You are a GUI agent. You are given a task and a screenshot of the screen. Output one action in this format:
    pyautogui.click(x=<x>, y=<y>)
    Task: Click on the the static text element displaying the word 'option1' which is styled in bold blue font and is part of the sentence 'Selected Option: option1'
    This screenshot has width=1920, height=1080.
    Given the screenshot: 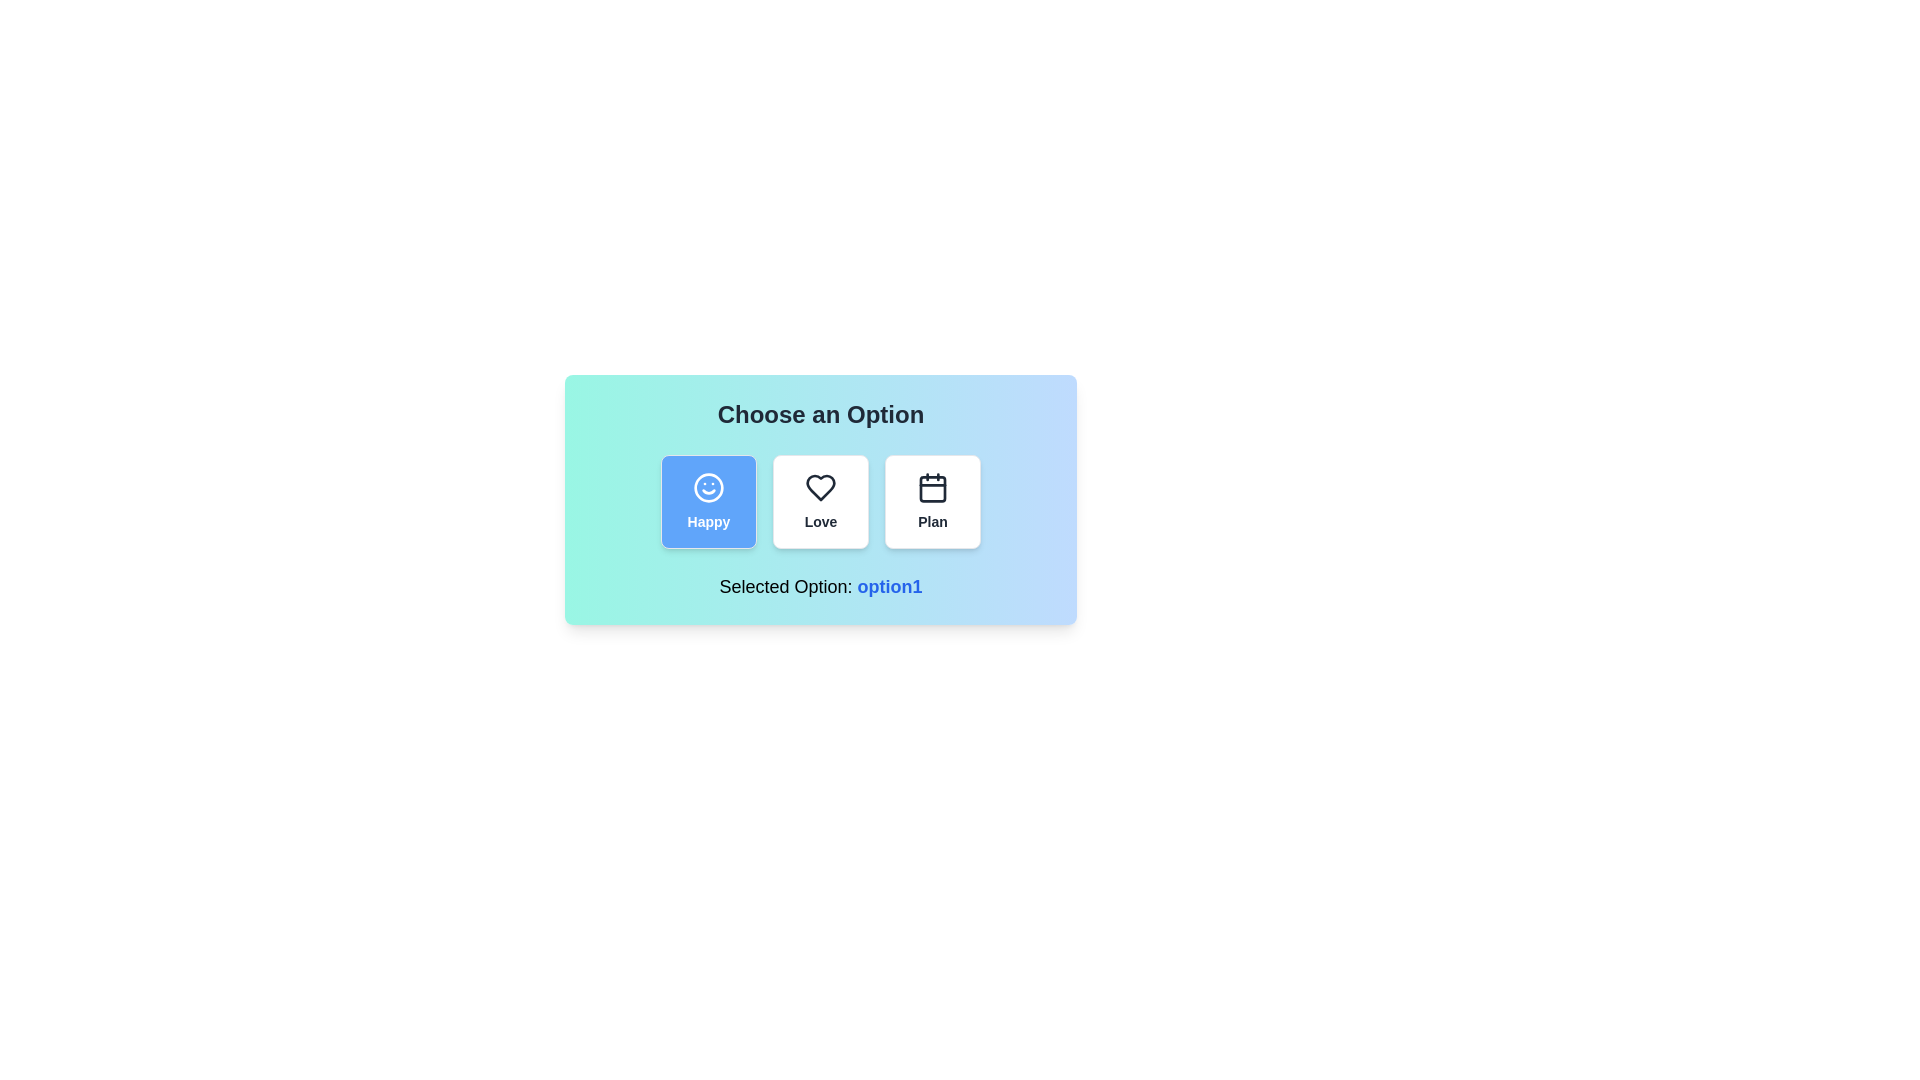 What is the action you would take?
    pyautogui.click(x=889, y=585)
    